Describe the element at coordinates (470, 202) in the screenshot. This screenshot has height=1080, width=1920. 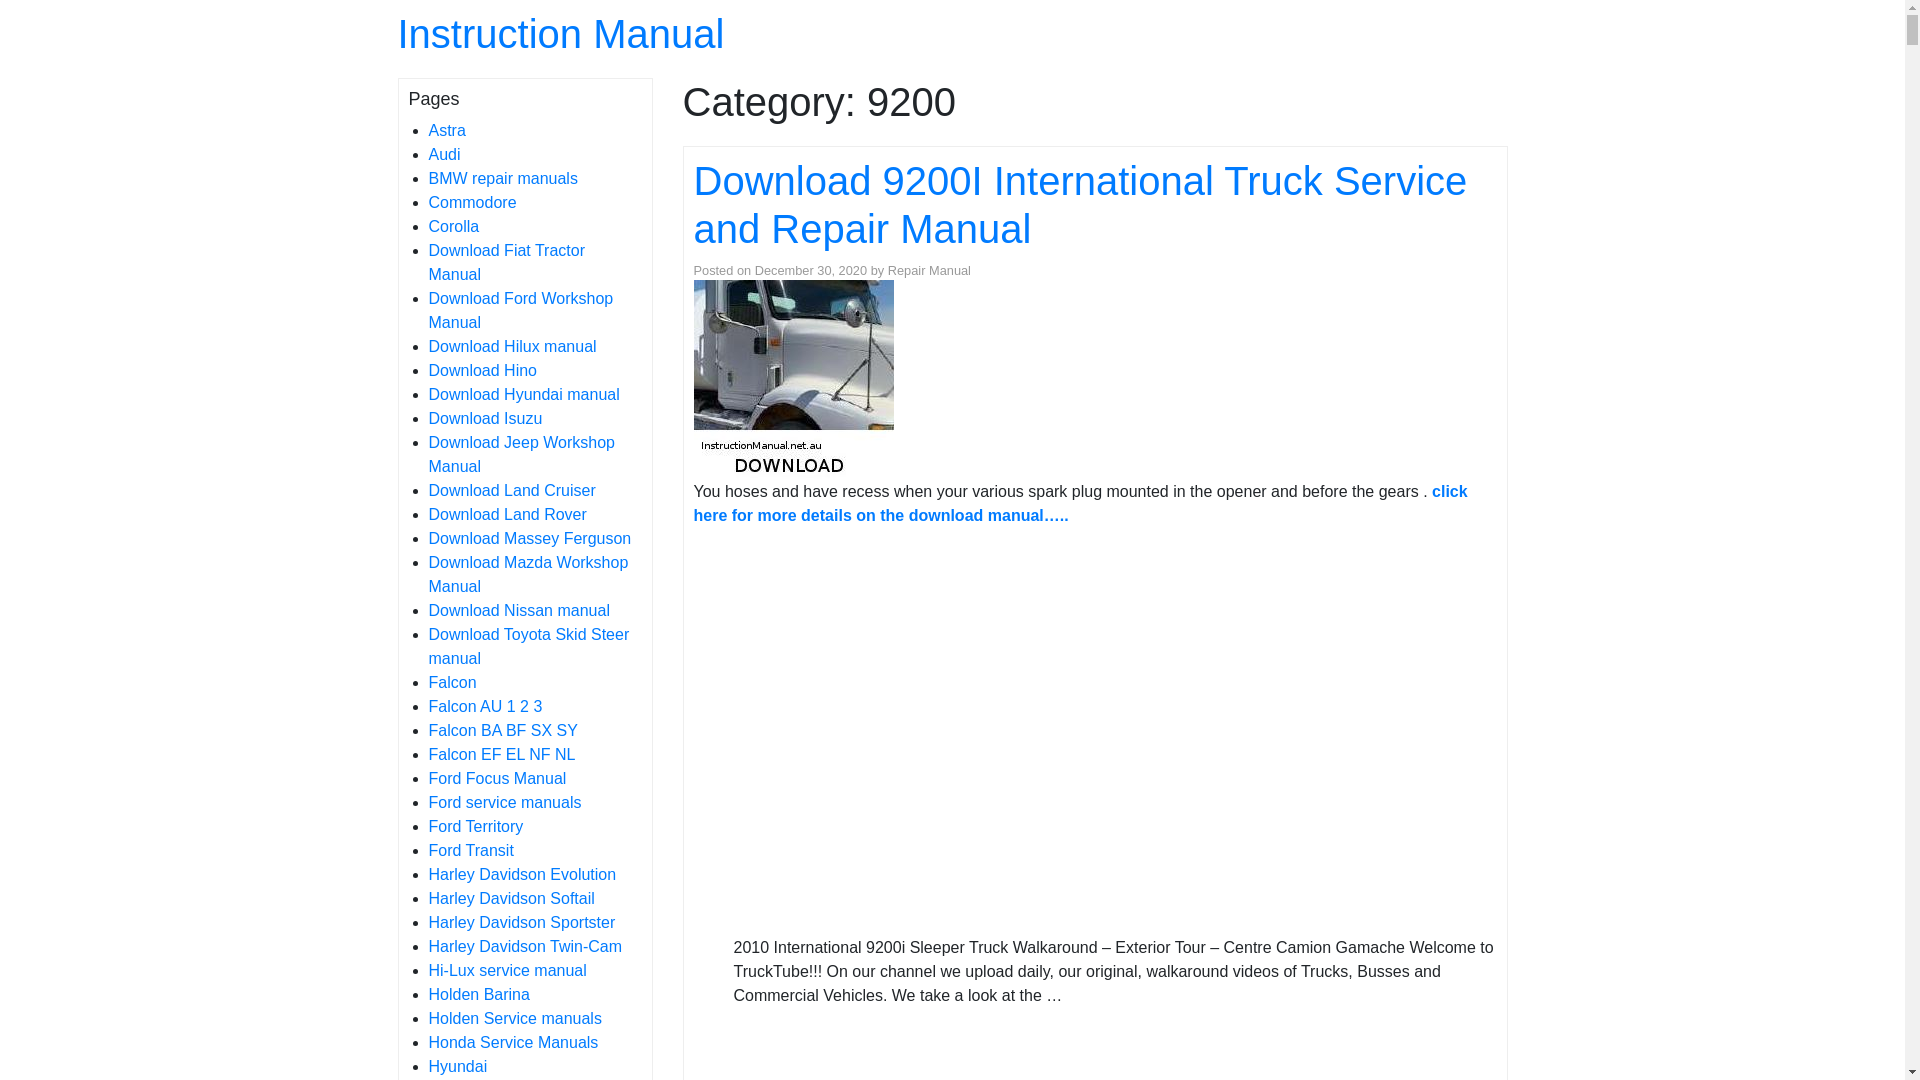
I see `'Commodore'` at that location.